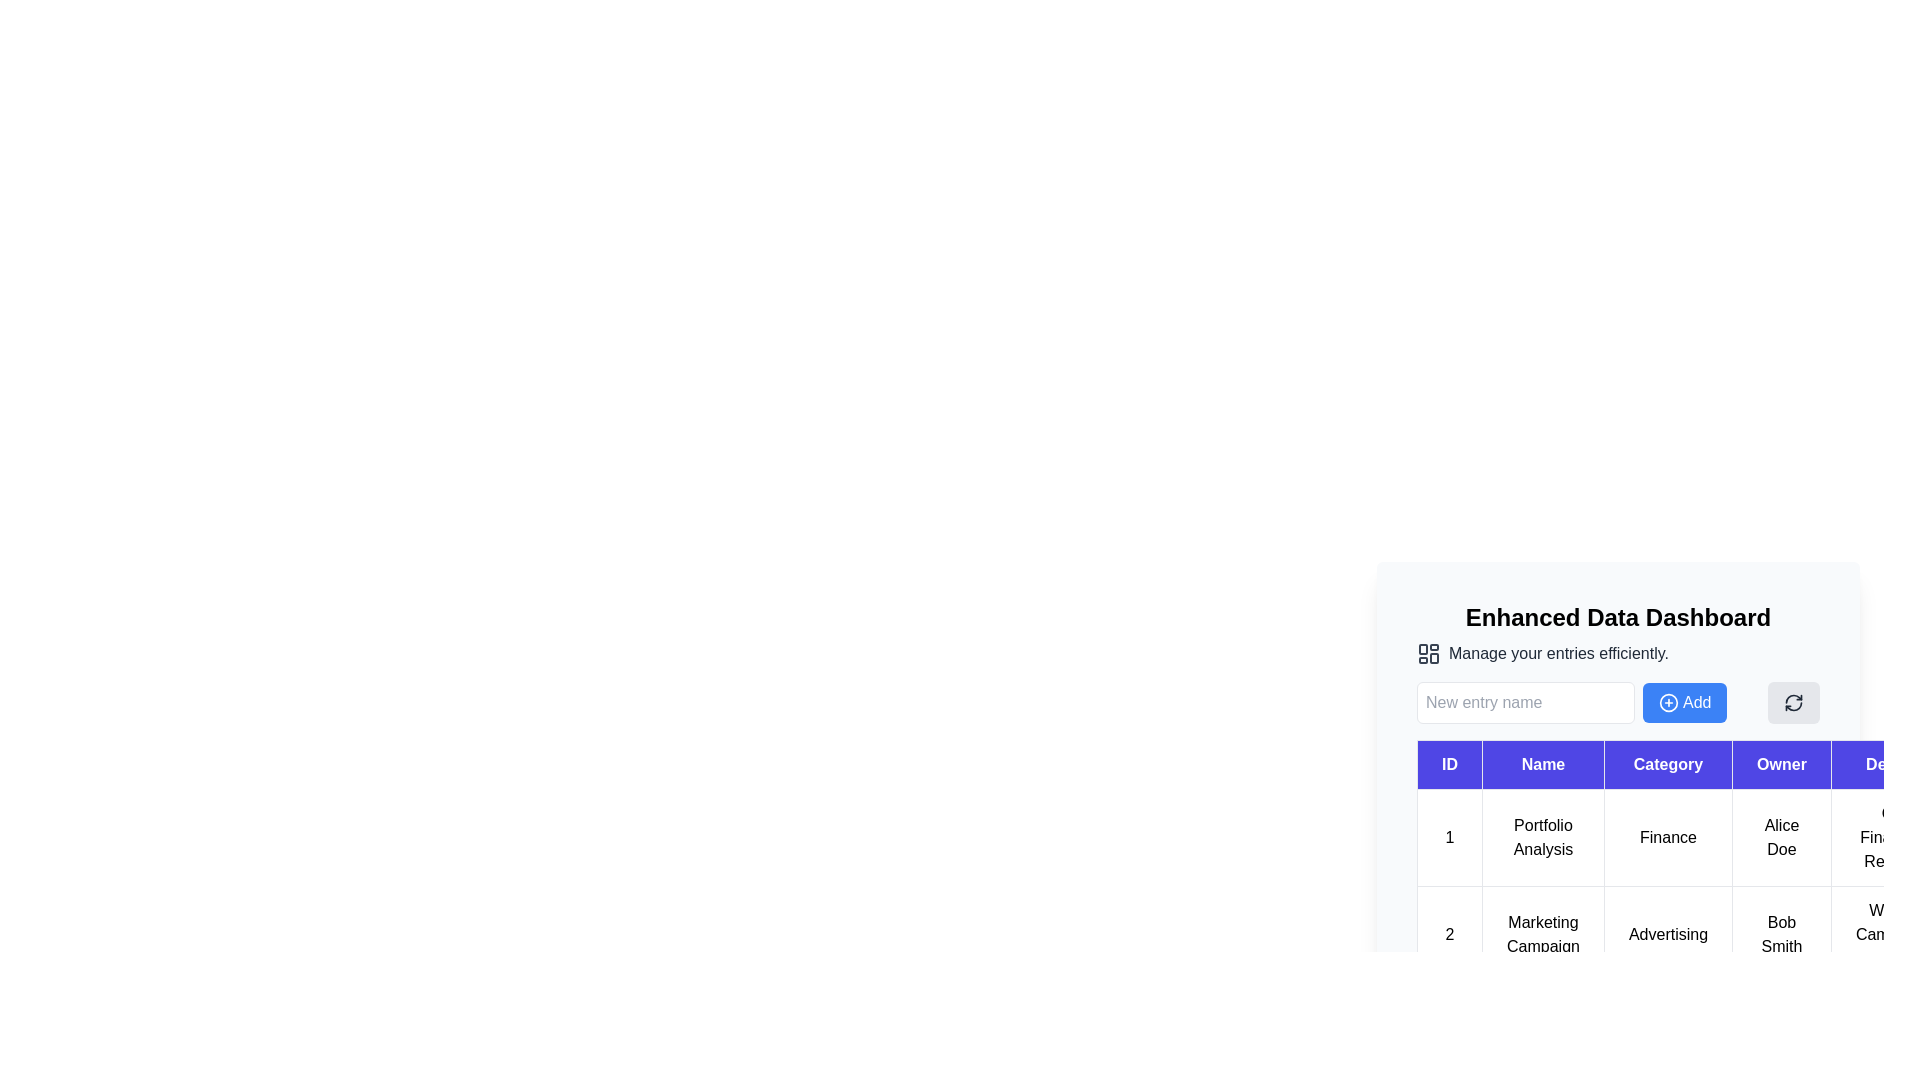  What do you see at coordinates (1668, 934) in the screenshot?
I see `the table cell indicating the category 'Advertising' in the second row of the table associated with the 'Marketing Campaign'` at bounding box center [1668, 934].